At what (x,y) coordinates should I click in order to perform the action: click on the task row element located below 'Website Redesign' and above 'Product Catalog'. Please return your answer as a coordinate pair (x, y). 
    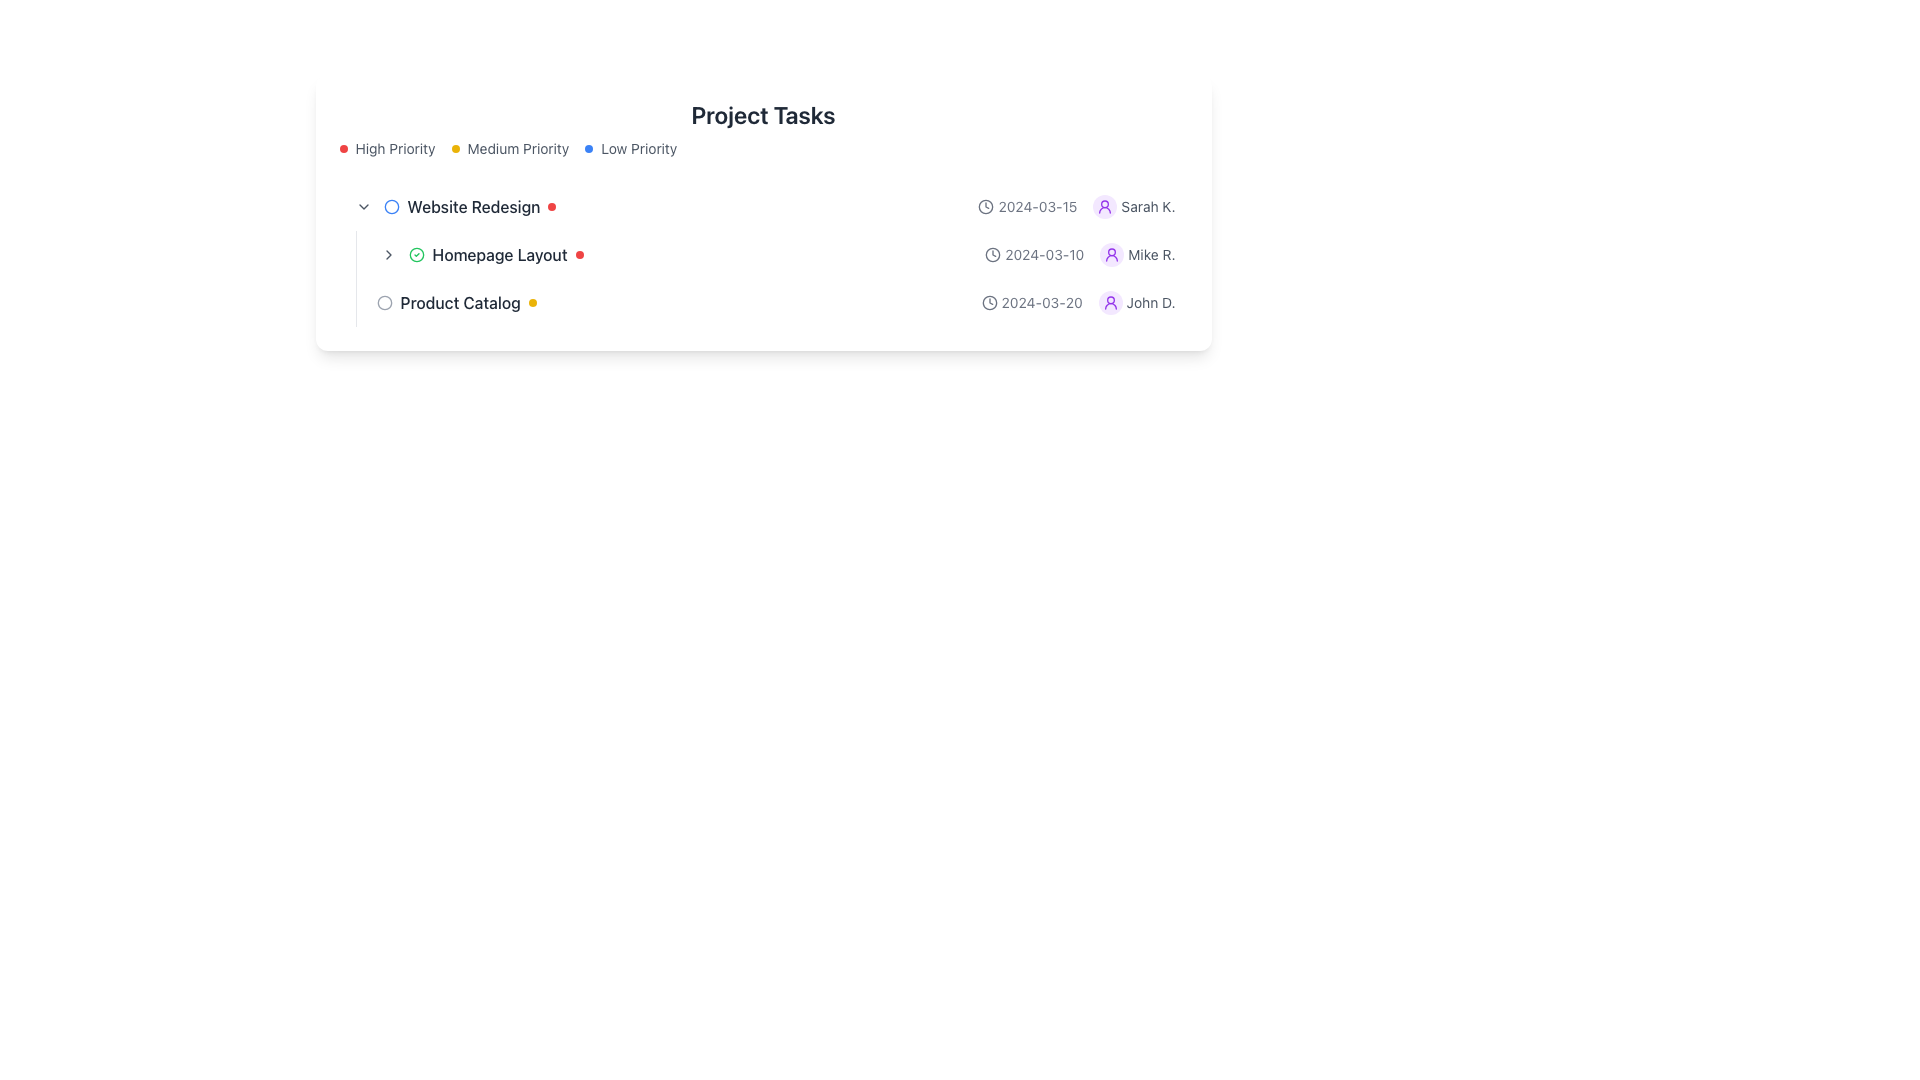
    Looking at the image, I should click on (775, 253).